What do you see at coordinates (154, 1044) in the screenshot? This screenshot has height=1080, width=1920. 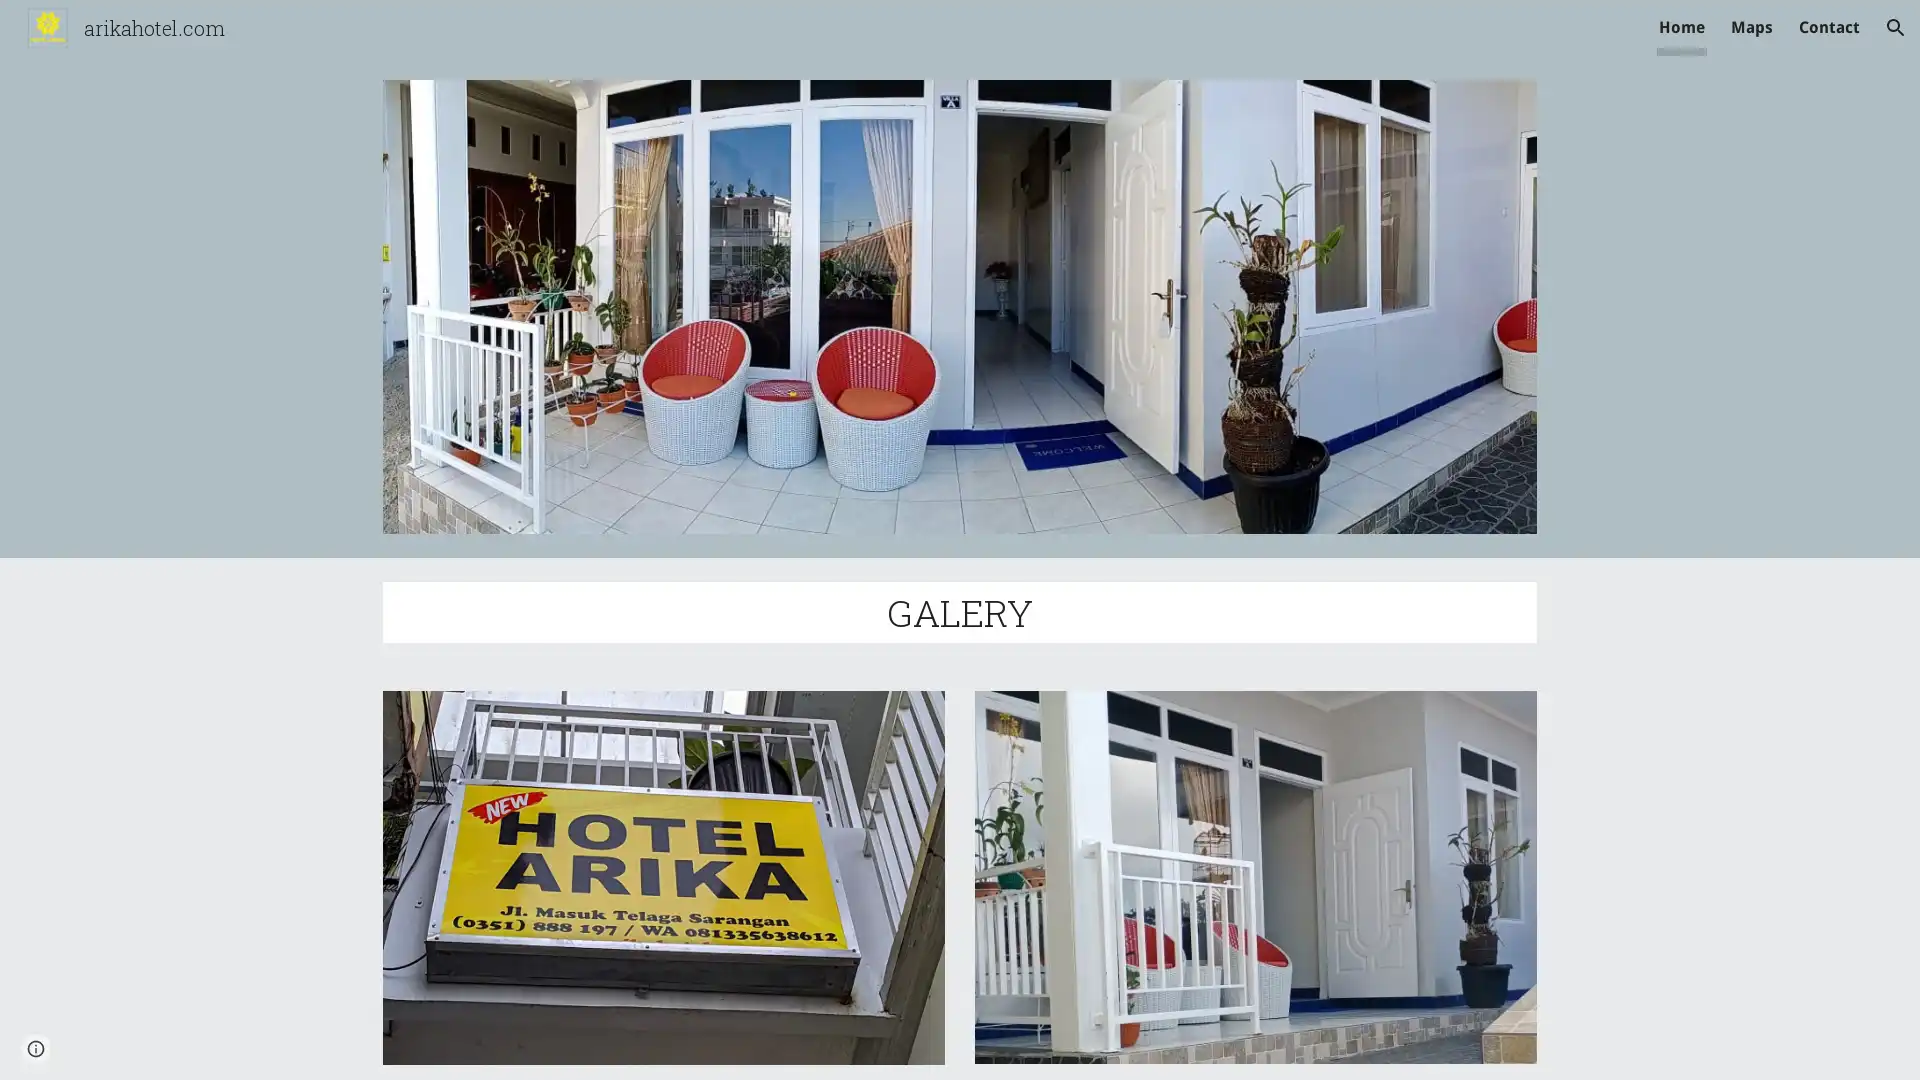 I see `Google Sites` at bounding box center [154, 1044].